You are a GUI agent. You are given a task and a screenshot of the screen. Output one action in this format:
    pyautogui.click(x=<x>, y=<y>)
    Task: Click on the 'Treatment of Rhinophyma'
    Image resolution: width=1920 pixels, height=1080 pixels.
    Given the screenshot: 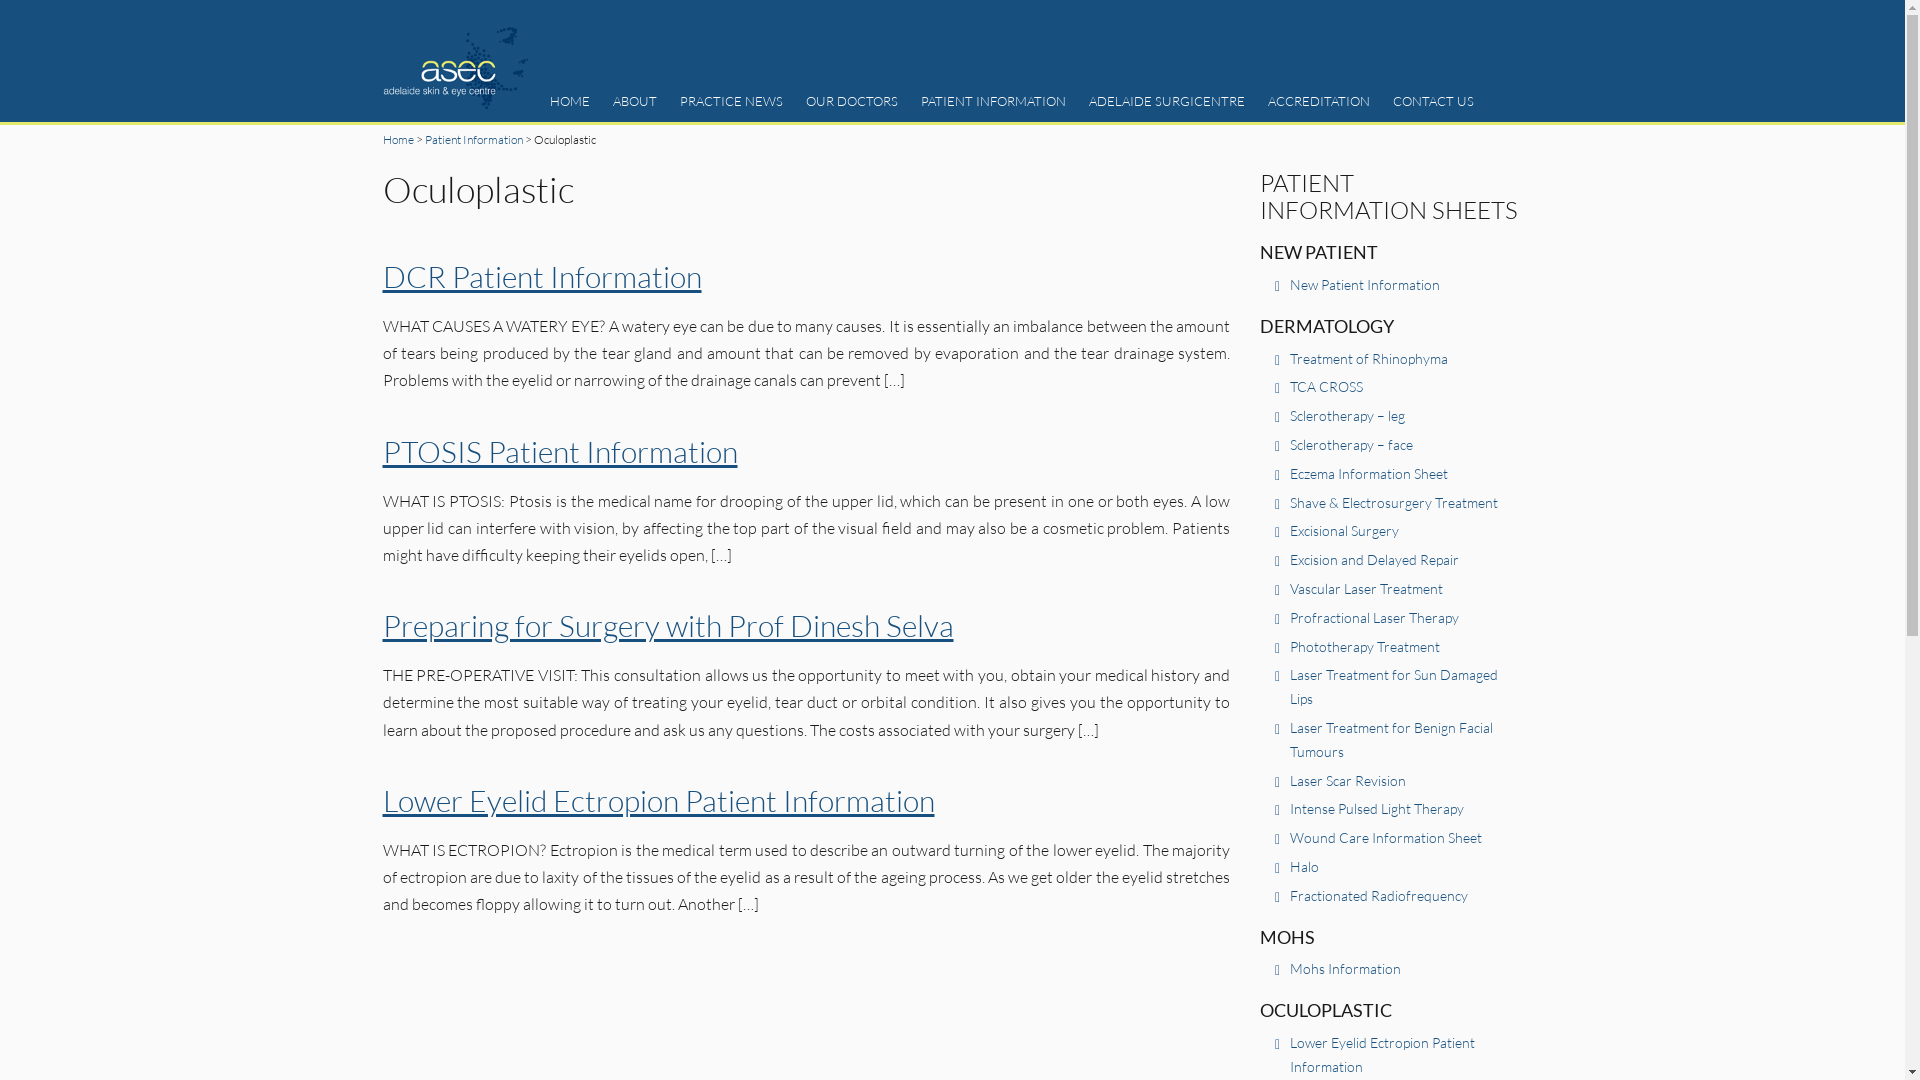 What is the action you would take?
    pyautogui.click(x=1290, y=357)
    